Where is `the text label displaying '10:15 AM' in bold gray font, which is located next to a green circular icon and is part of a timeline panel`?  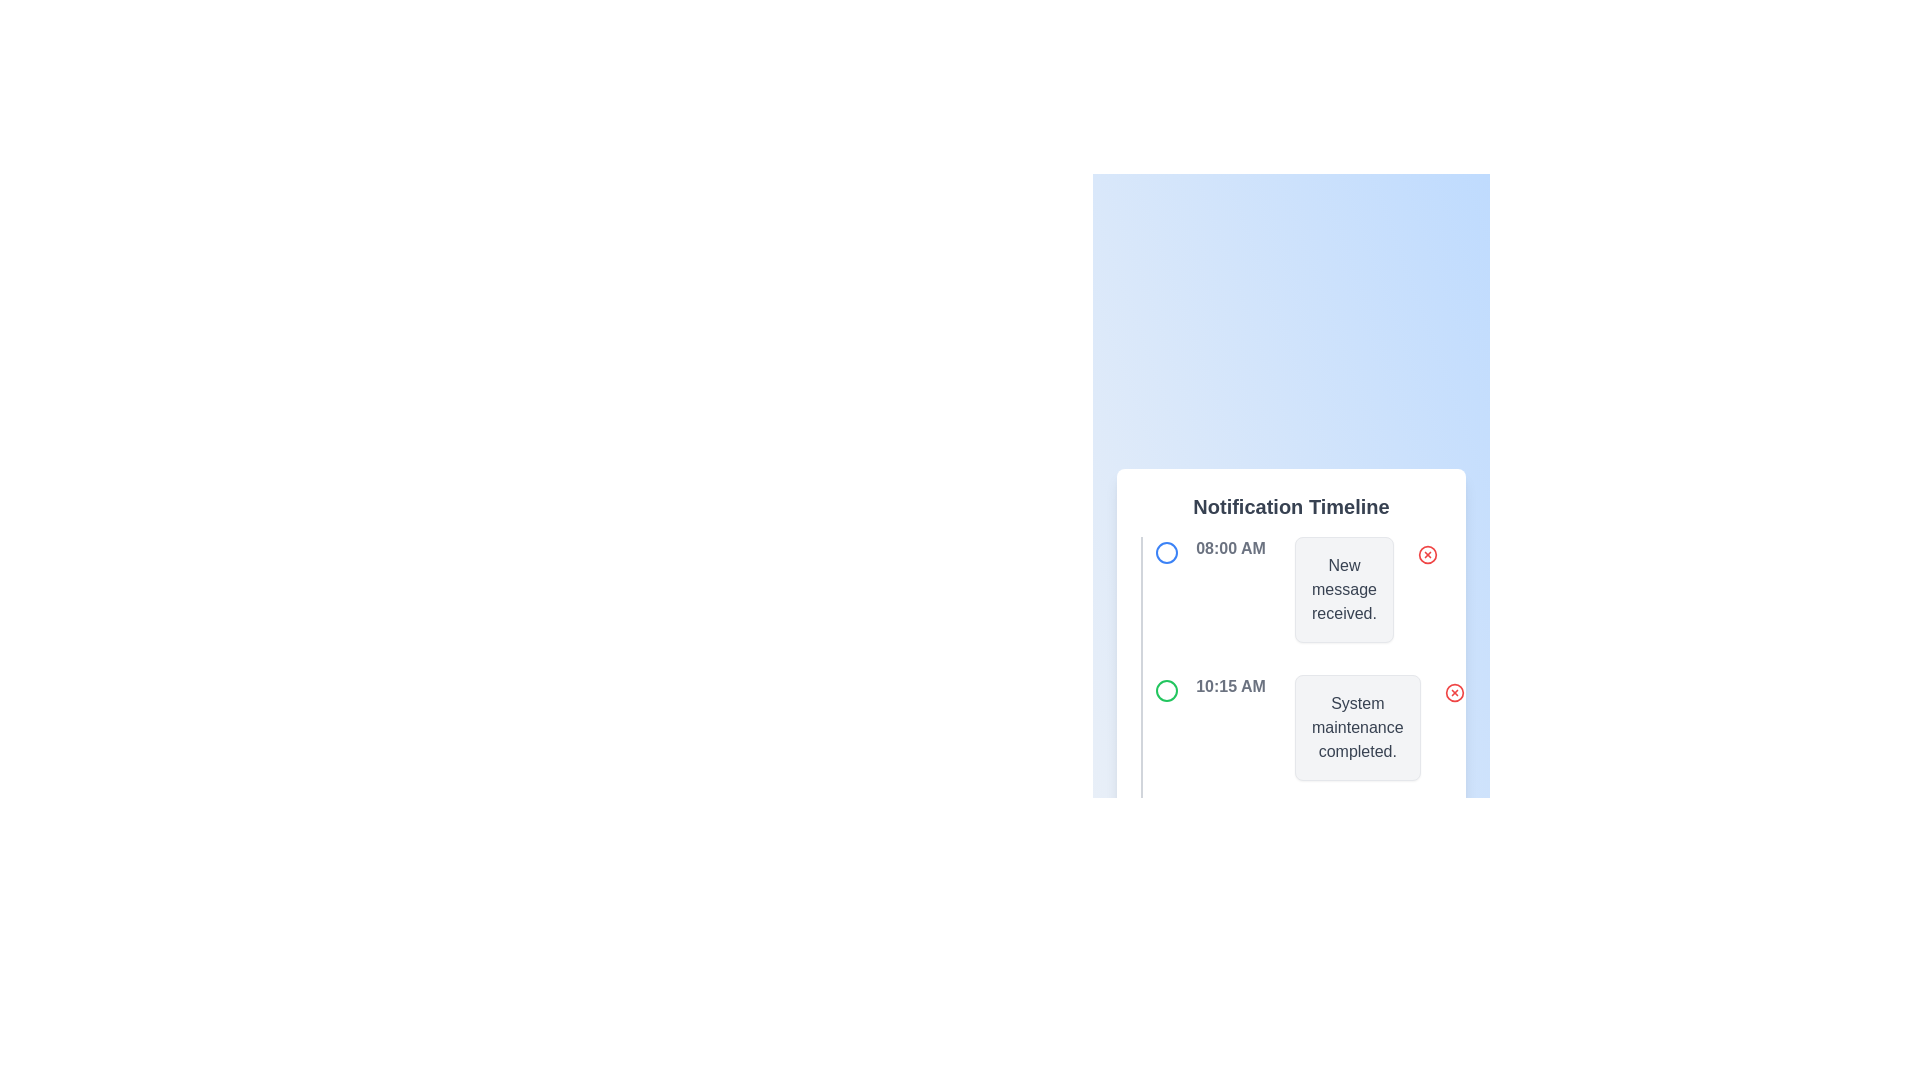
the text label displaying '10:15 AM' in bold gray font, which is located next to a green circular icon and is part of a timeline panel is located at coordinates (1229, 685).